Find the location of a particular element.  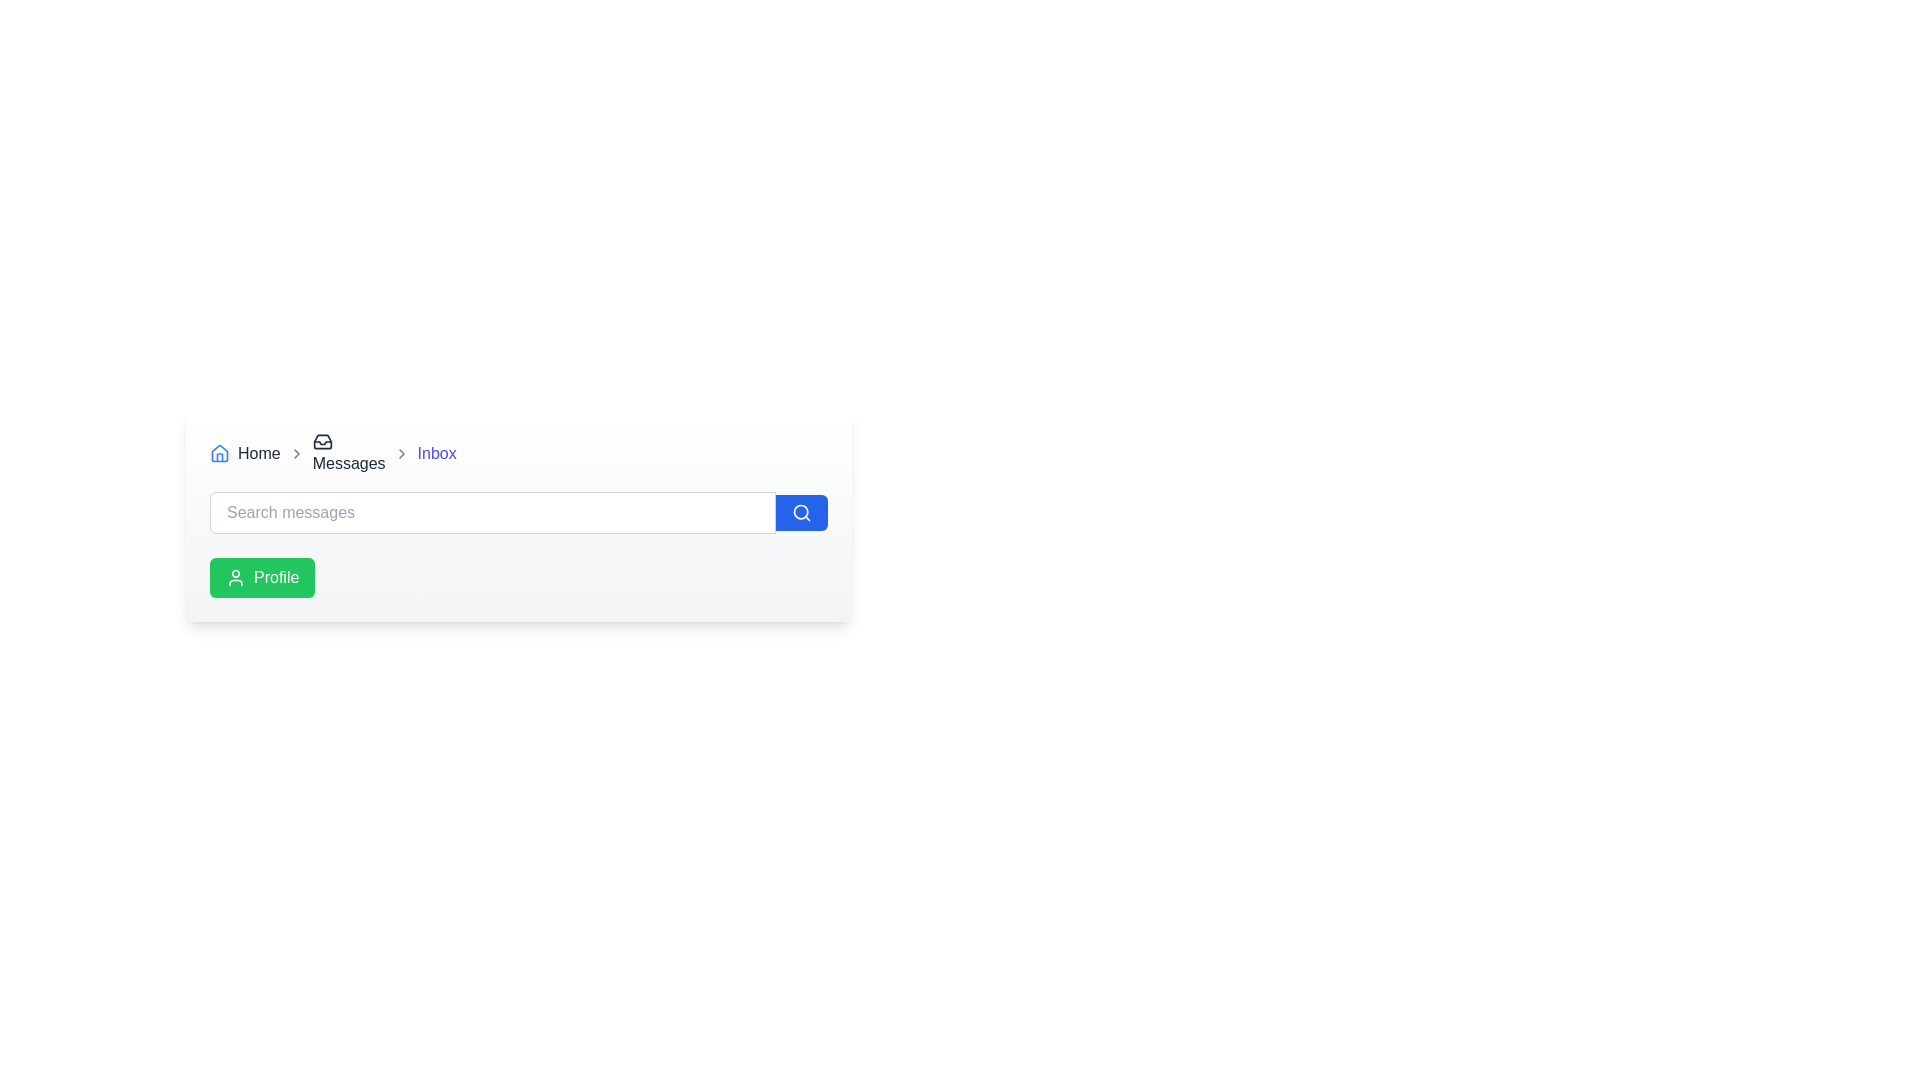

the third chevron icon in the breadcrumb trail, located between 'Messages' and 'Inbox' is located at coordinates (400, 454).